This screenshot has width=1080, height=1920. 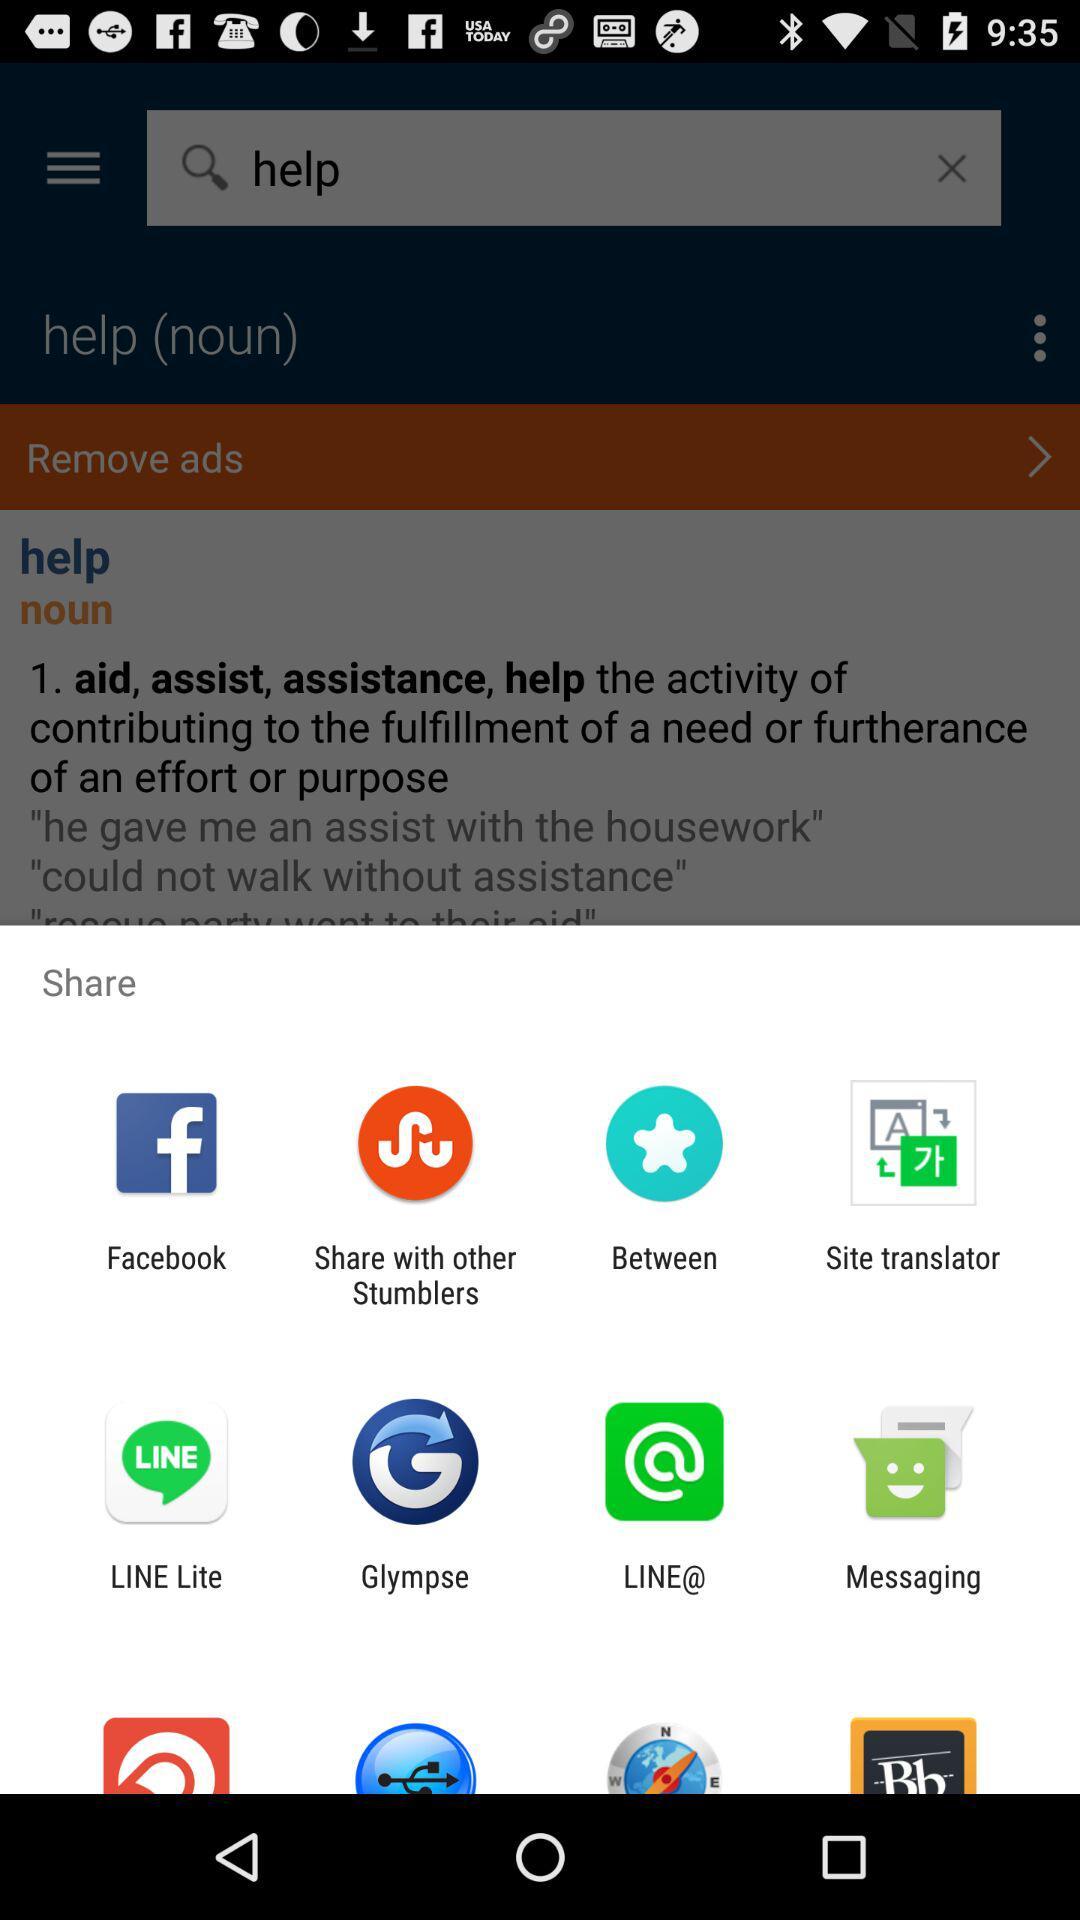 What do you see at coordinates (664, 1274) in the screenshot?
I see `the between icon` at bounding box center [664, 1274].